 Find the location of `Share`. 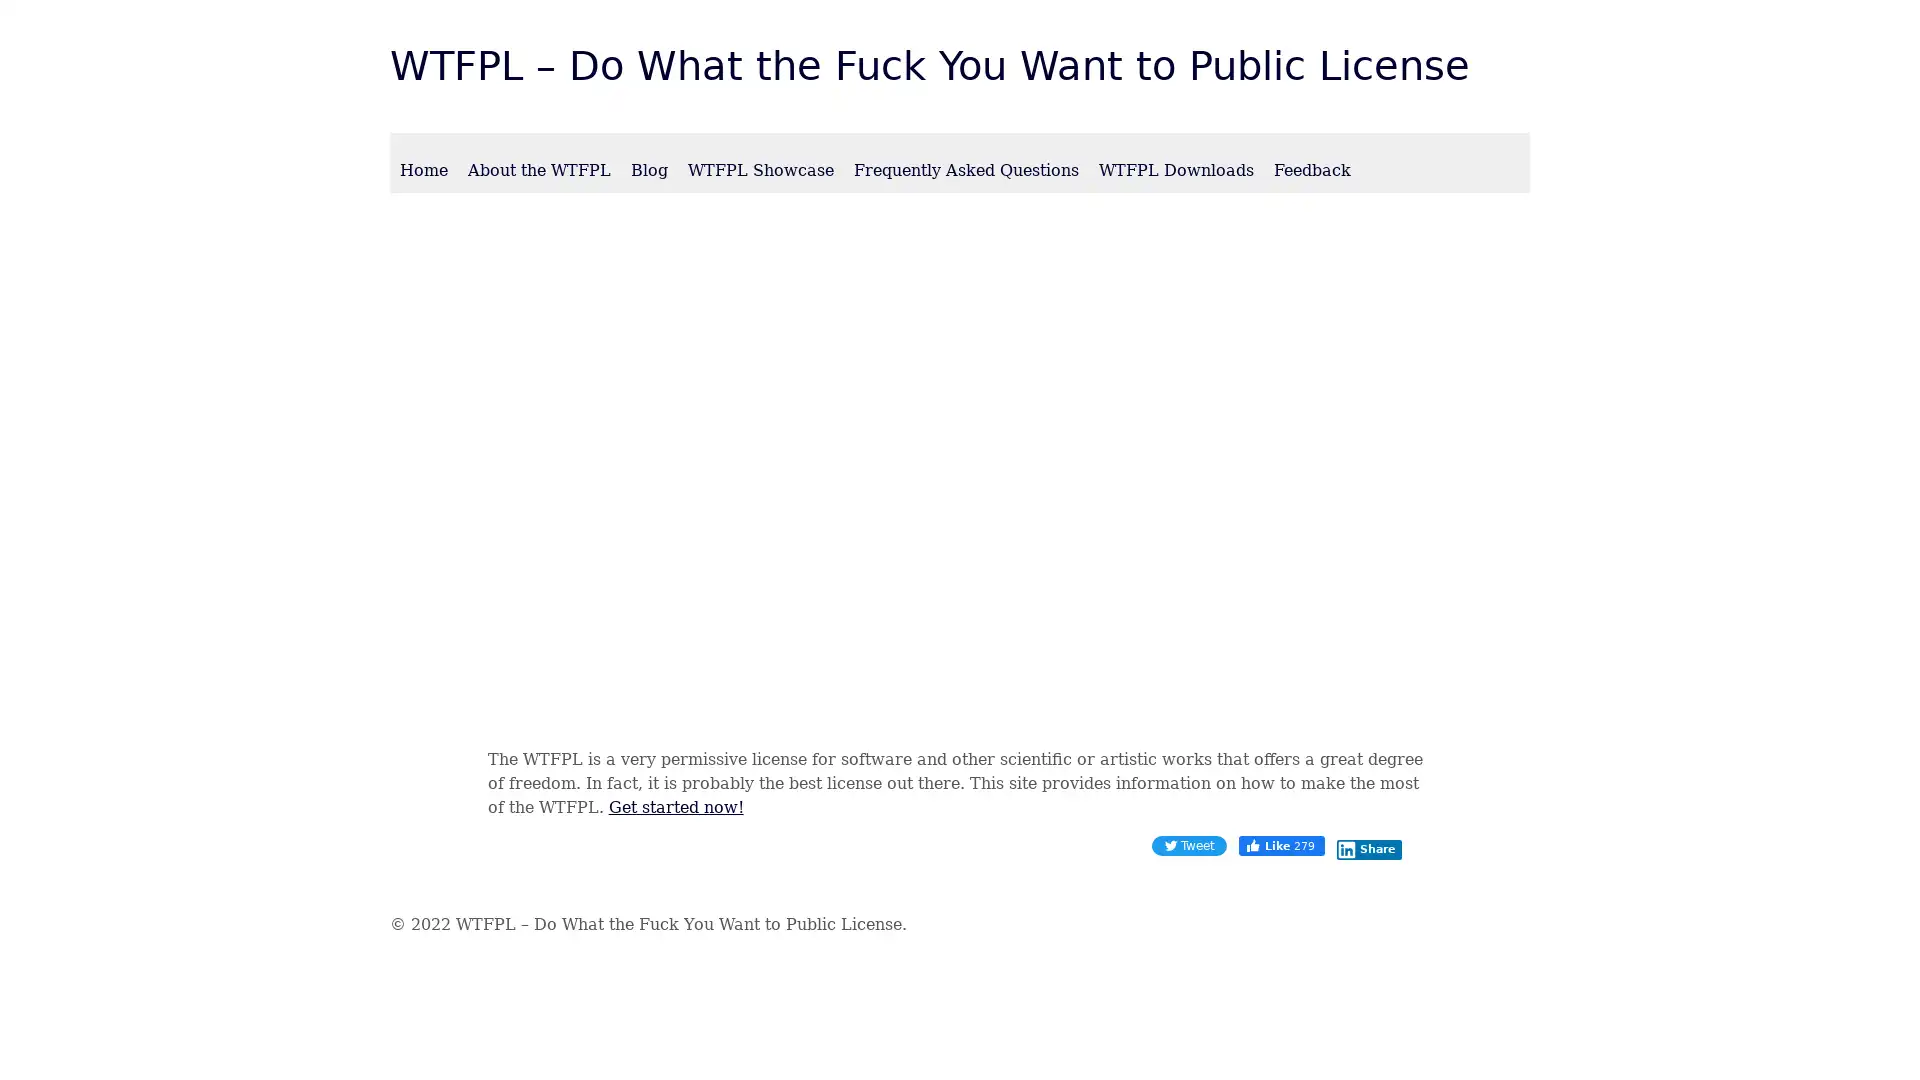

Share is located at coordinates (1367, 849).